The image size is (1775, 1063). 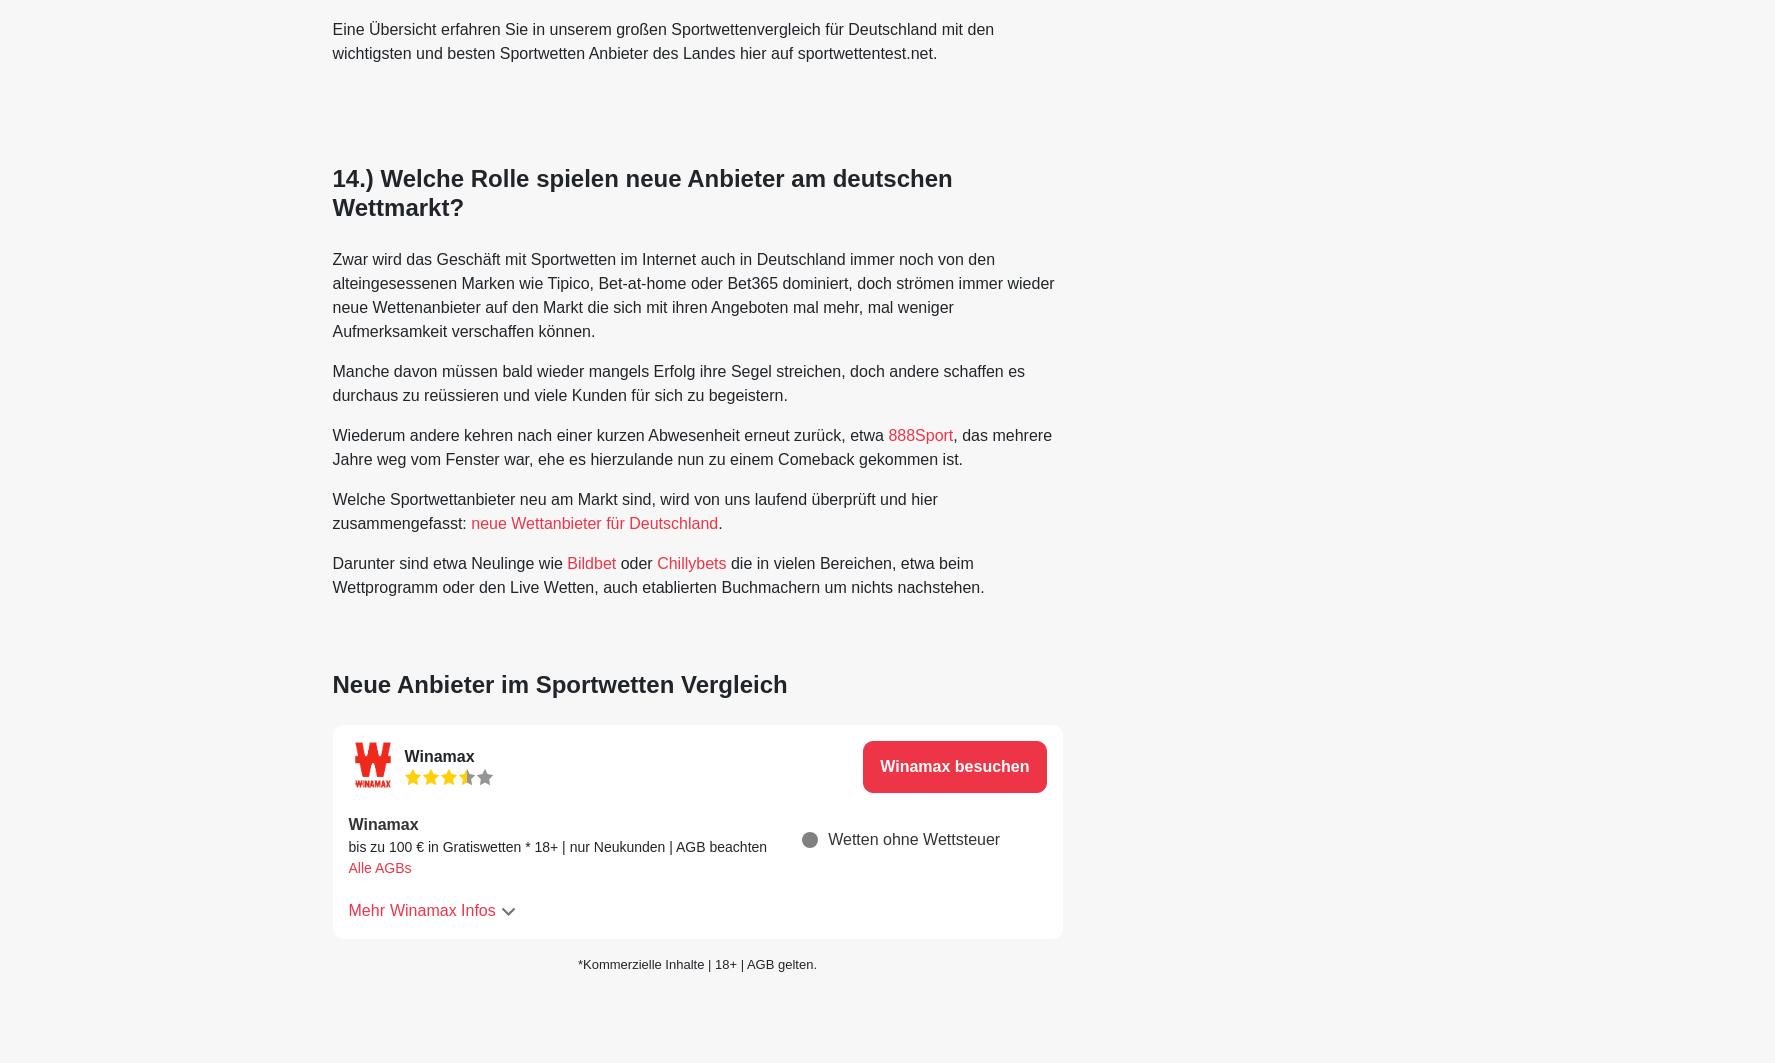 I want to click on 'Eine Übersicht erfahren Sie in unserem großen Sportwettenvergleich für Deutschland mit den wichtigsten und besten Sportwetten Anbieter des Landes hier auf sportwettentest.net.', so click(x=661, y=41).